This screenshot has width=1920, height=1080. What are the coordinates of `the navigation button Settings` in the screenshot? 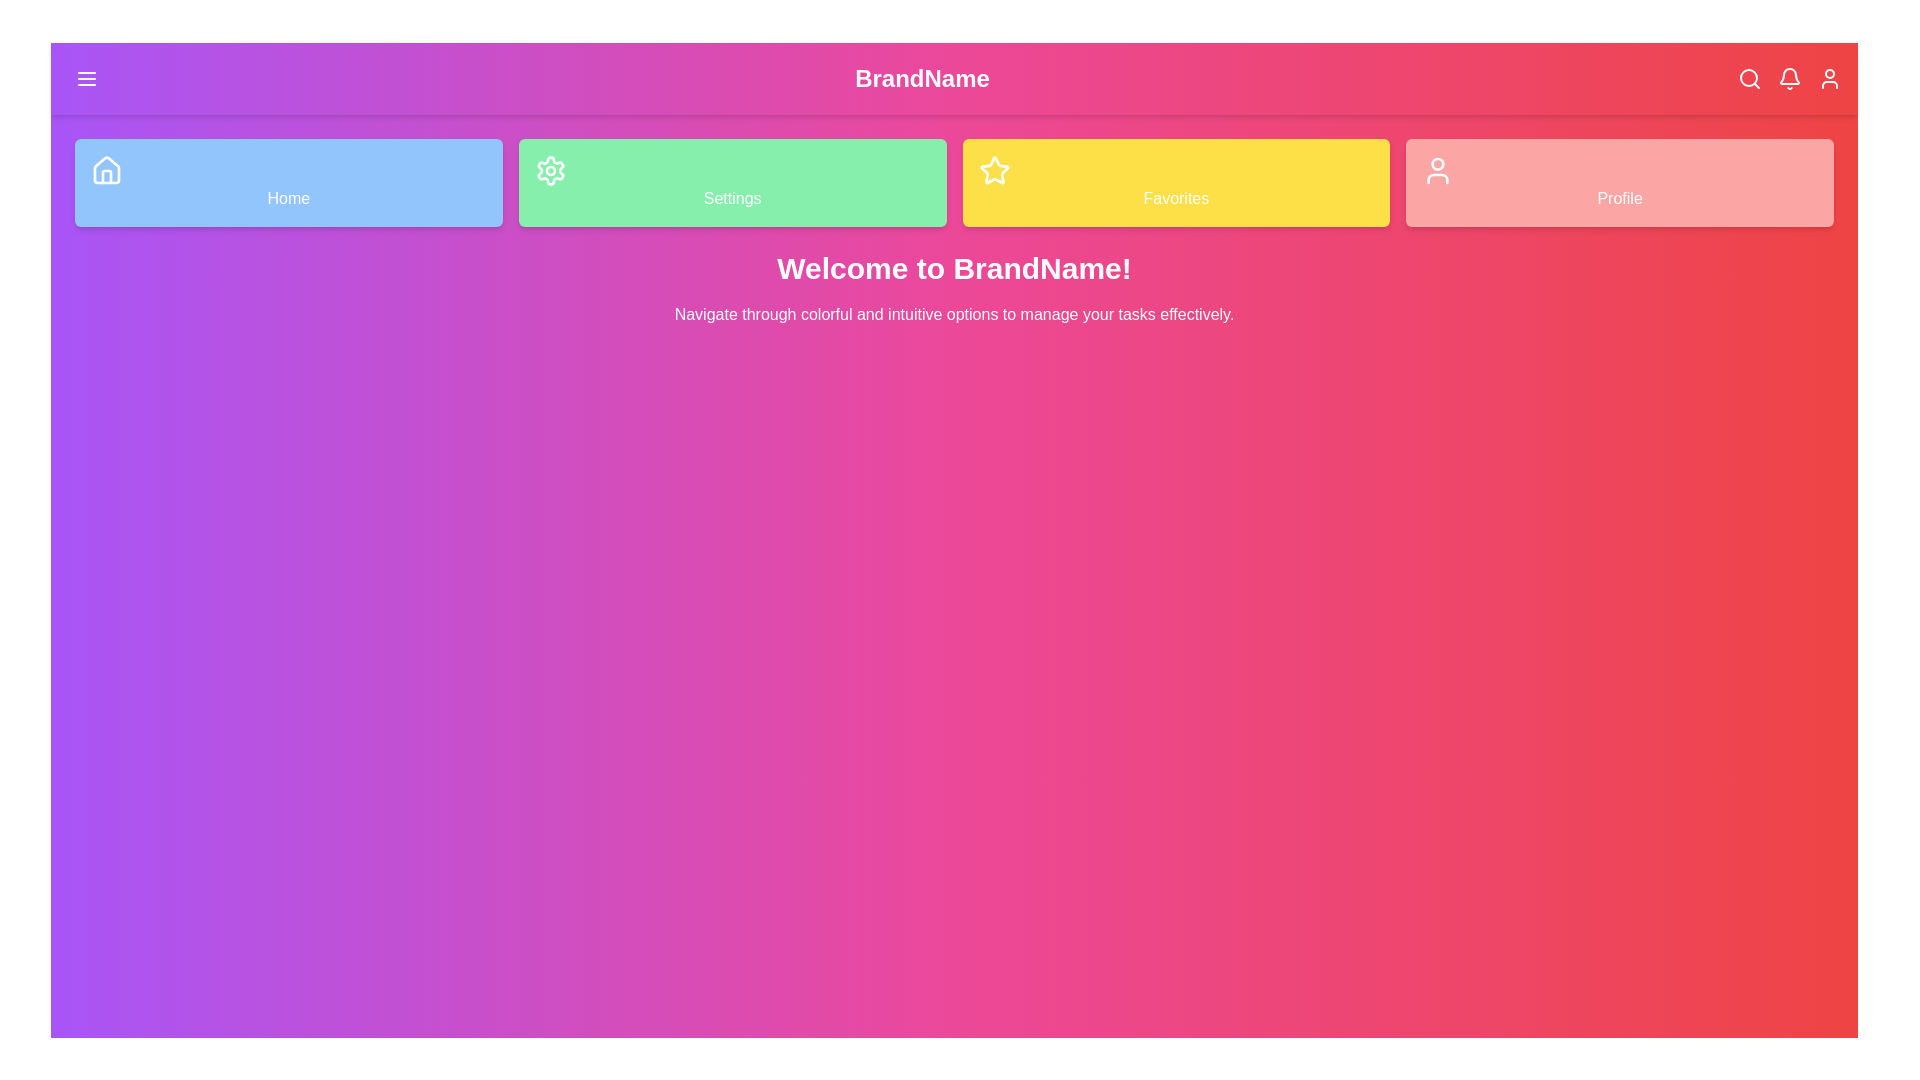 It's located at (731, 182).